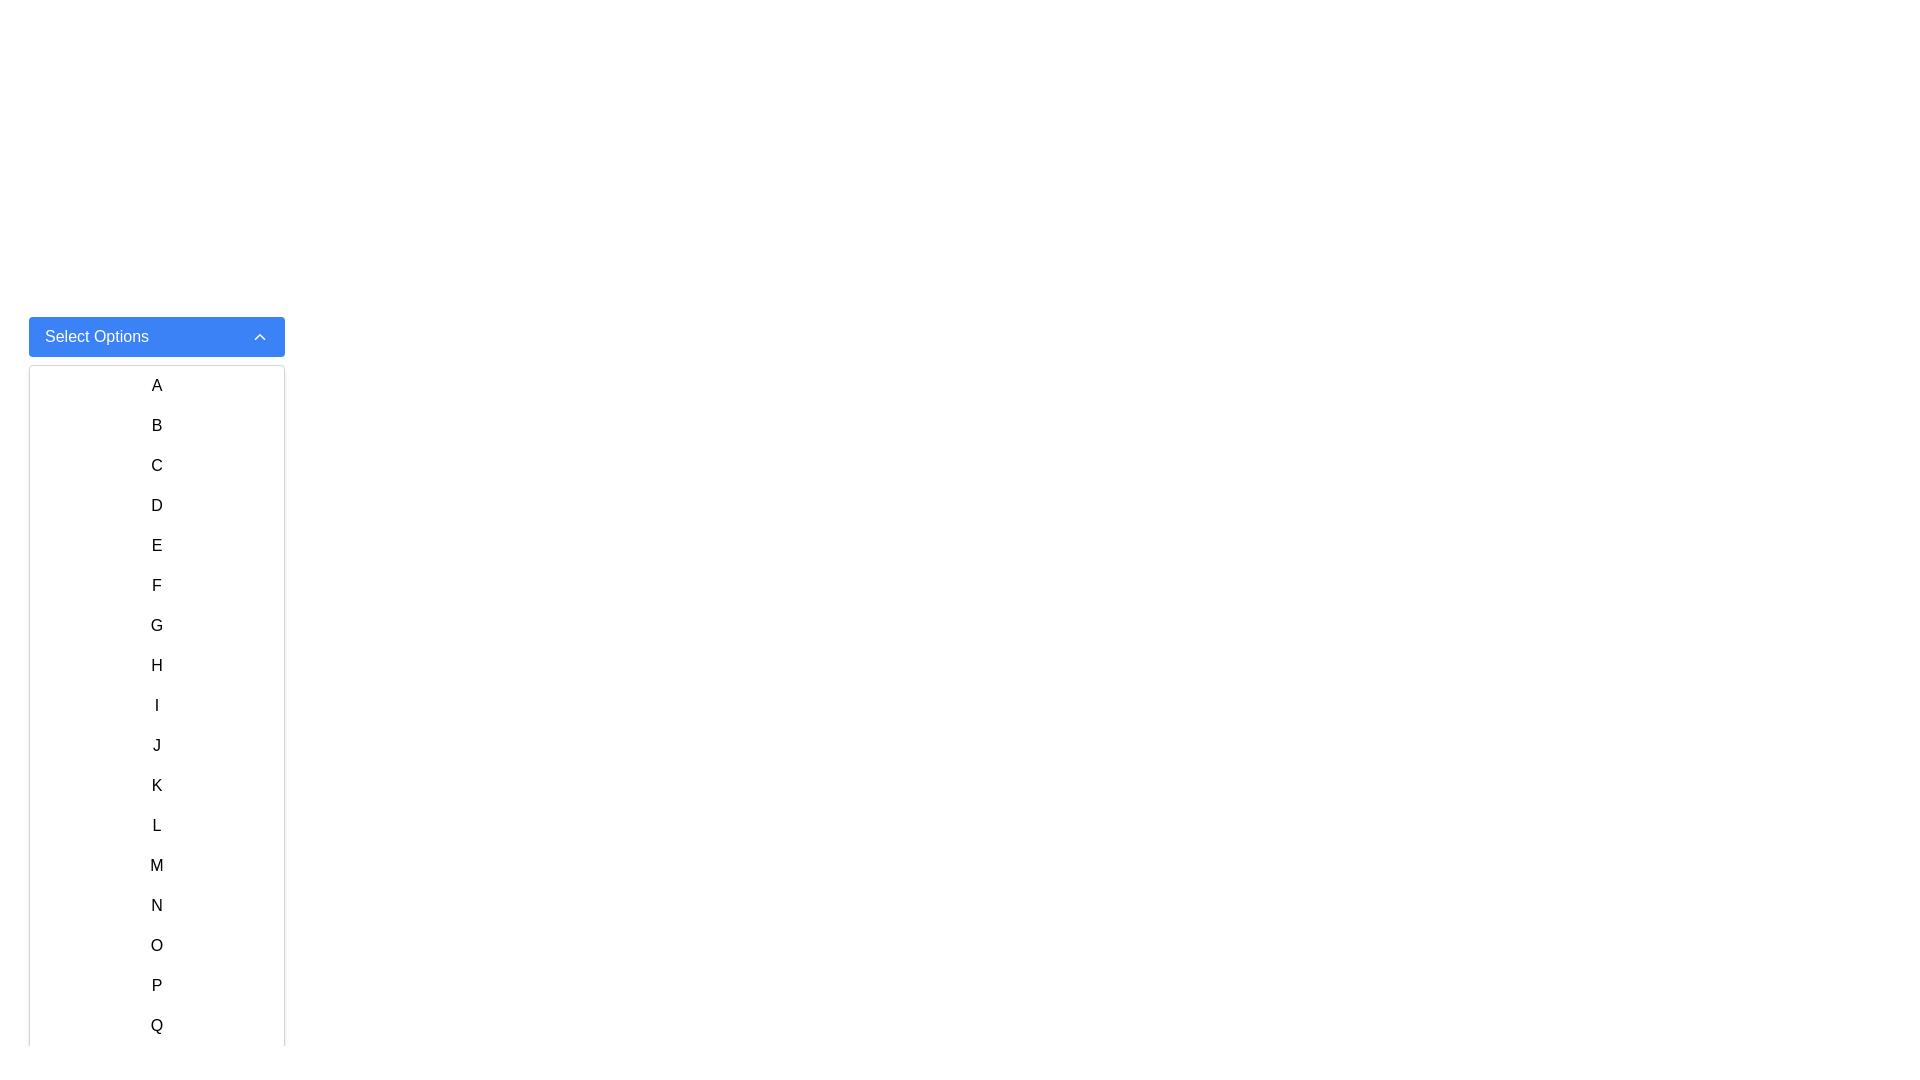  What do you see at coordinates (156, 546) in the screenshot?
I see `the fifth option in the dropdown list of letters` at bounding box center [156, 546].